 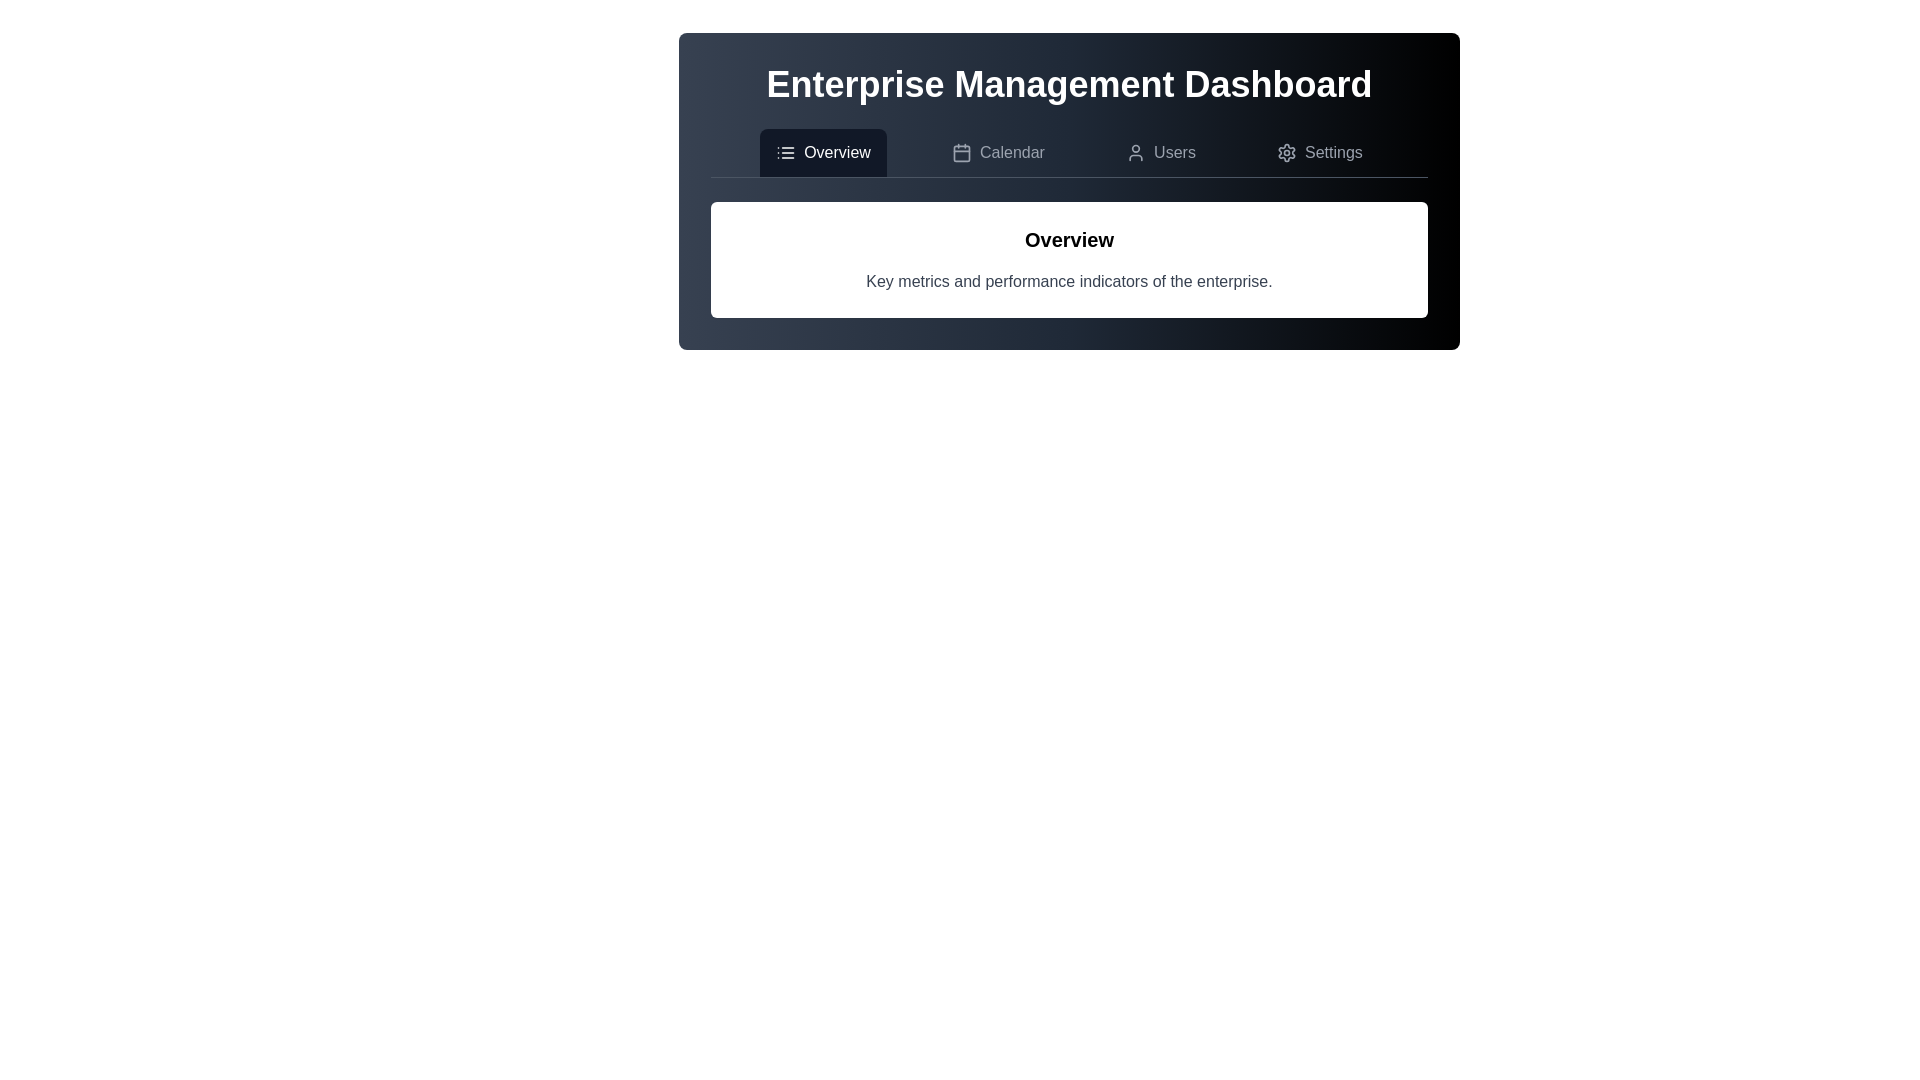 I want to click on displayed text from the Text Label located at the top center of the white, rounded rectangular card in the main dashboard interface, so click(x=1068, y=238).